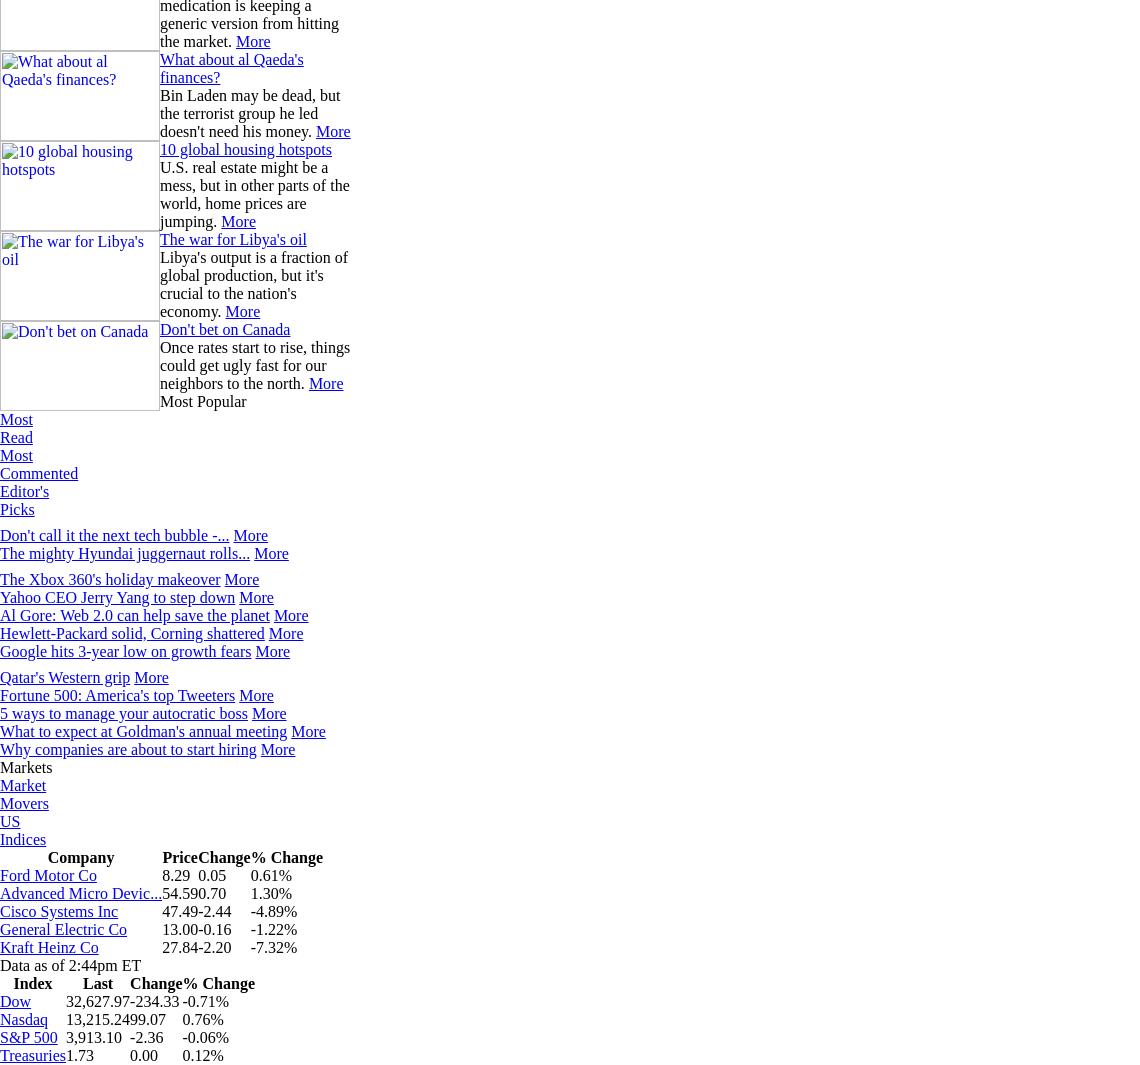 The height and width of the screenshot is (1065, 1140). Describe the element at coordinates (160, 364) in the screenshot. I see `'Once rates start to rise, things could get ugly fast for our neighbors to the north.'` at that location.